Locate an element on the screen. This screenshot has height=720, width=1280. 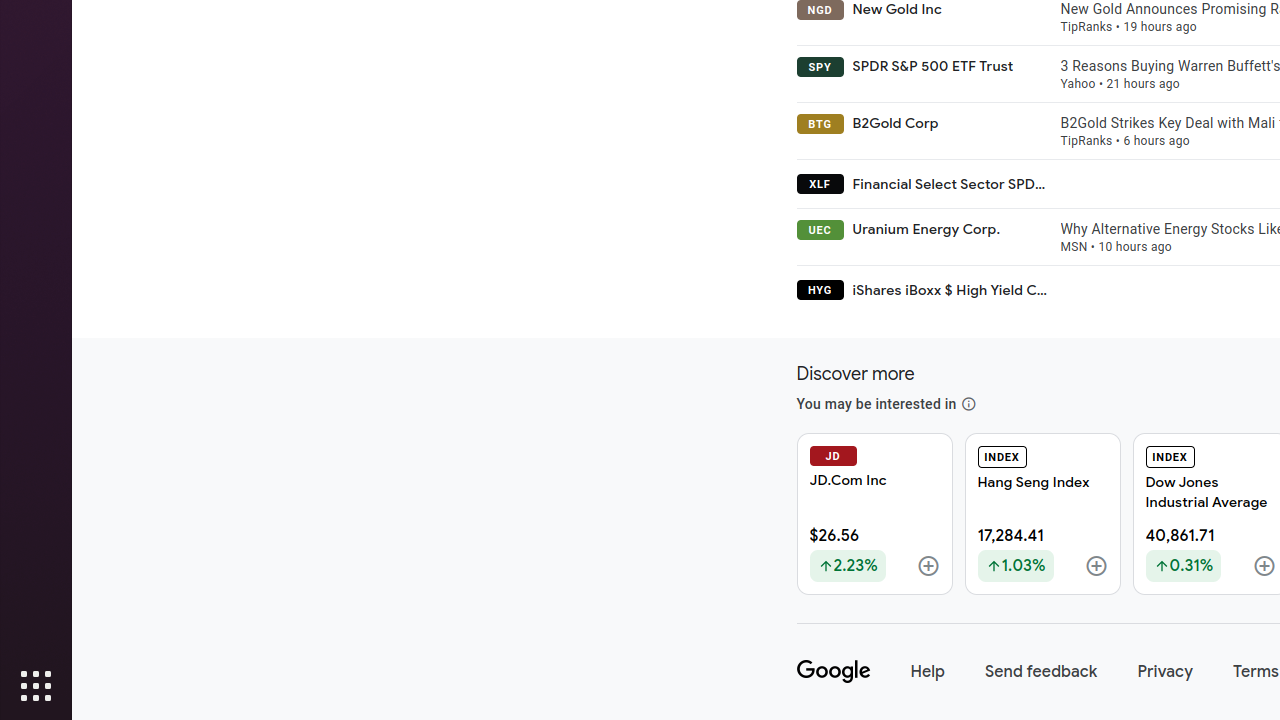
'Send feedback' is located at coordinates (1040, 671).